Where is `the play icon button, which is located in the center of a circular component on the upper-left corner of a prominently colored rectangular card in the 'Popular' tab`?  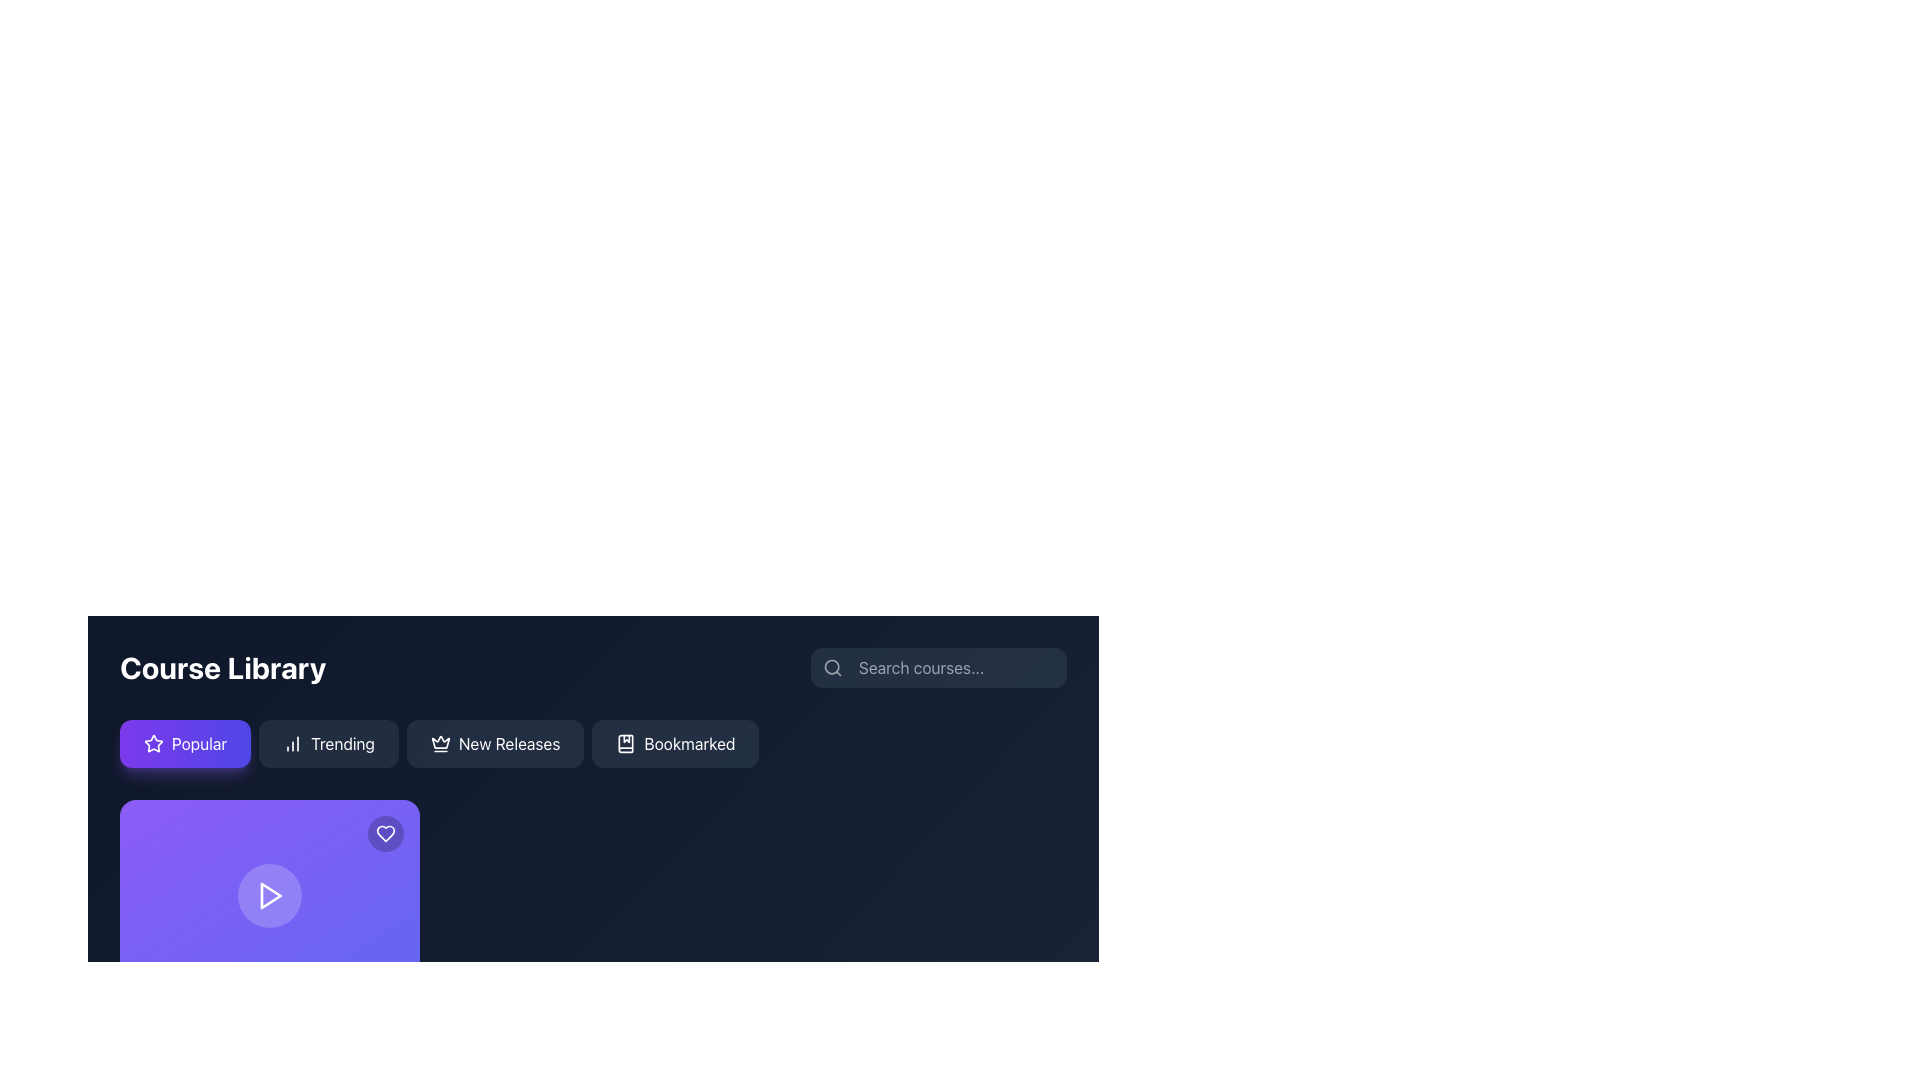
the play icon button, which is located in the center of a circular component on the upper-left corner of a prominently colored rectangular card in the 'Popular' tab is located at coordinates (268, 894).